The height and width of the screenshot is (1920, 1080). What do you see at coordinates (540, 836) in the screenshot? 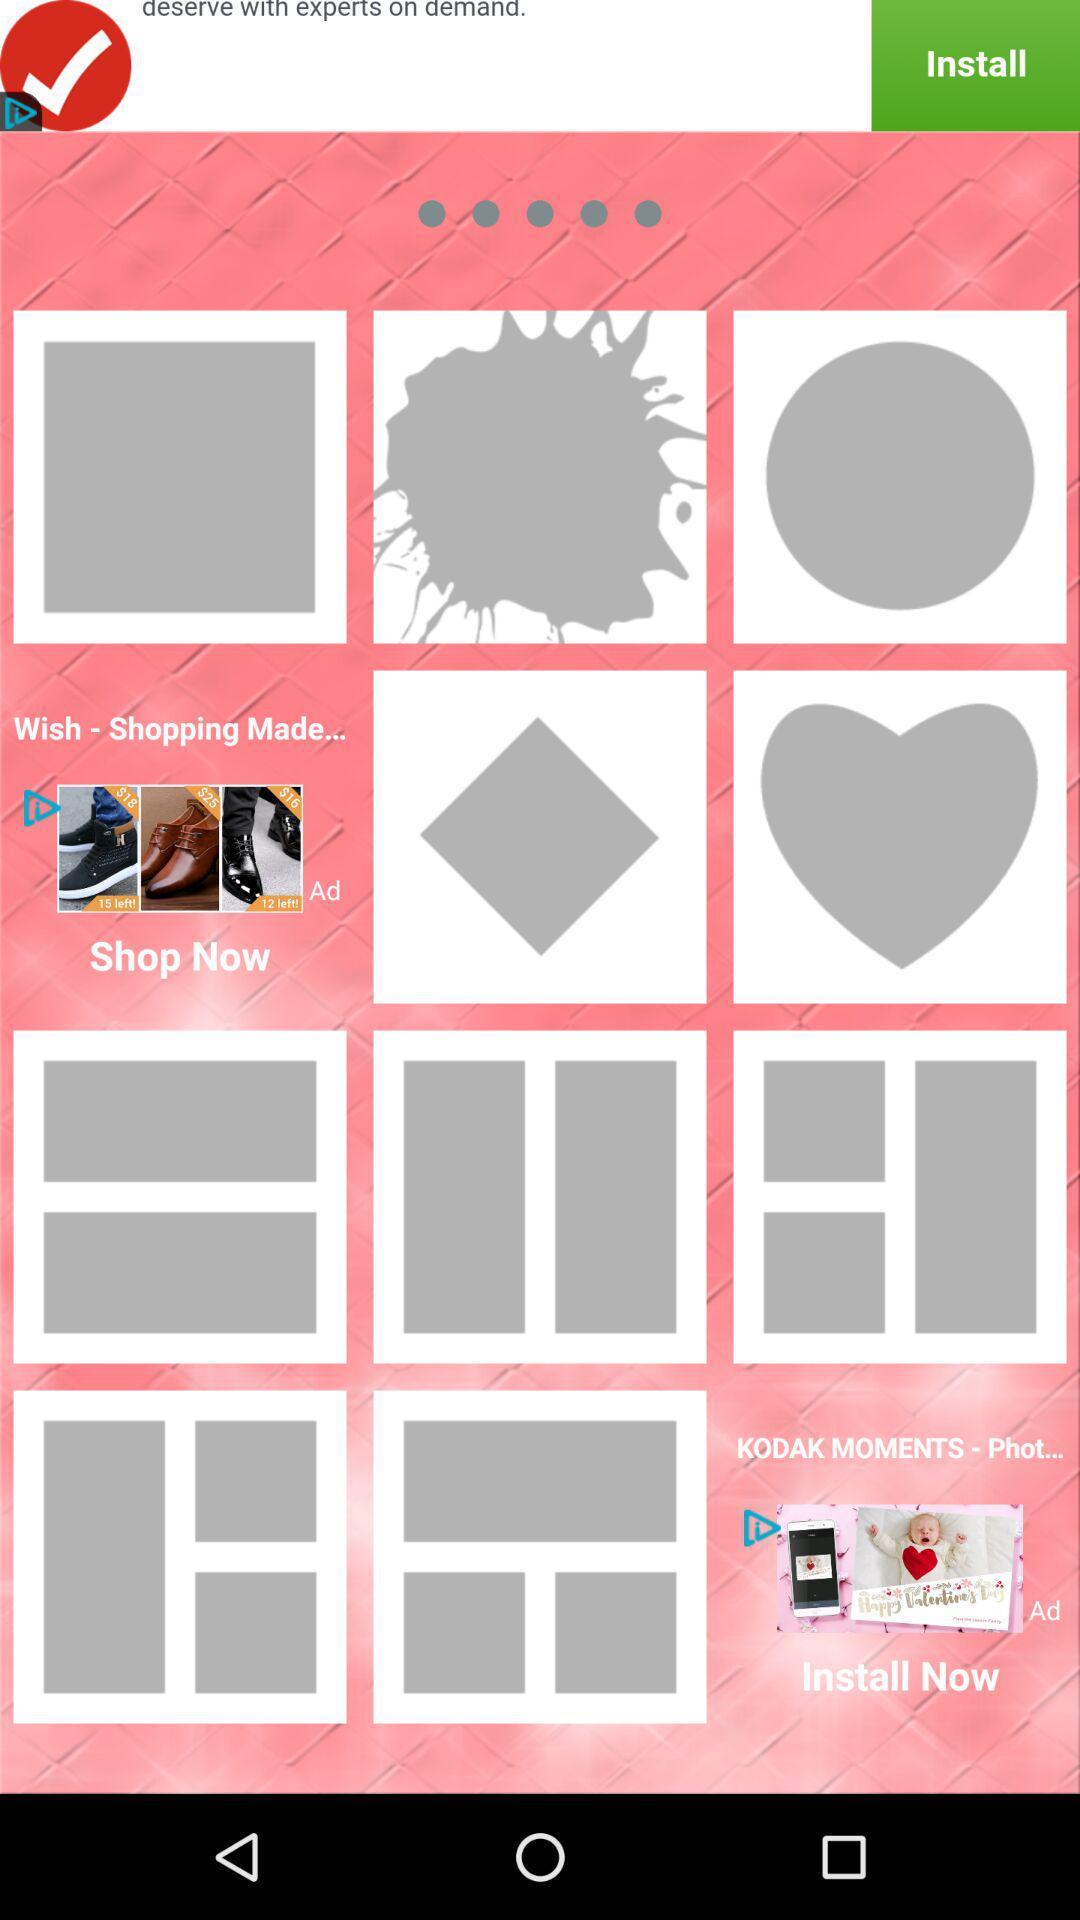
I see `photo setting option` at bounding box center [540, 836].